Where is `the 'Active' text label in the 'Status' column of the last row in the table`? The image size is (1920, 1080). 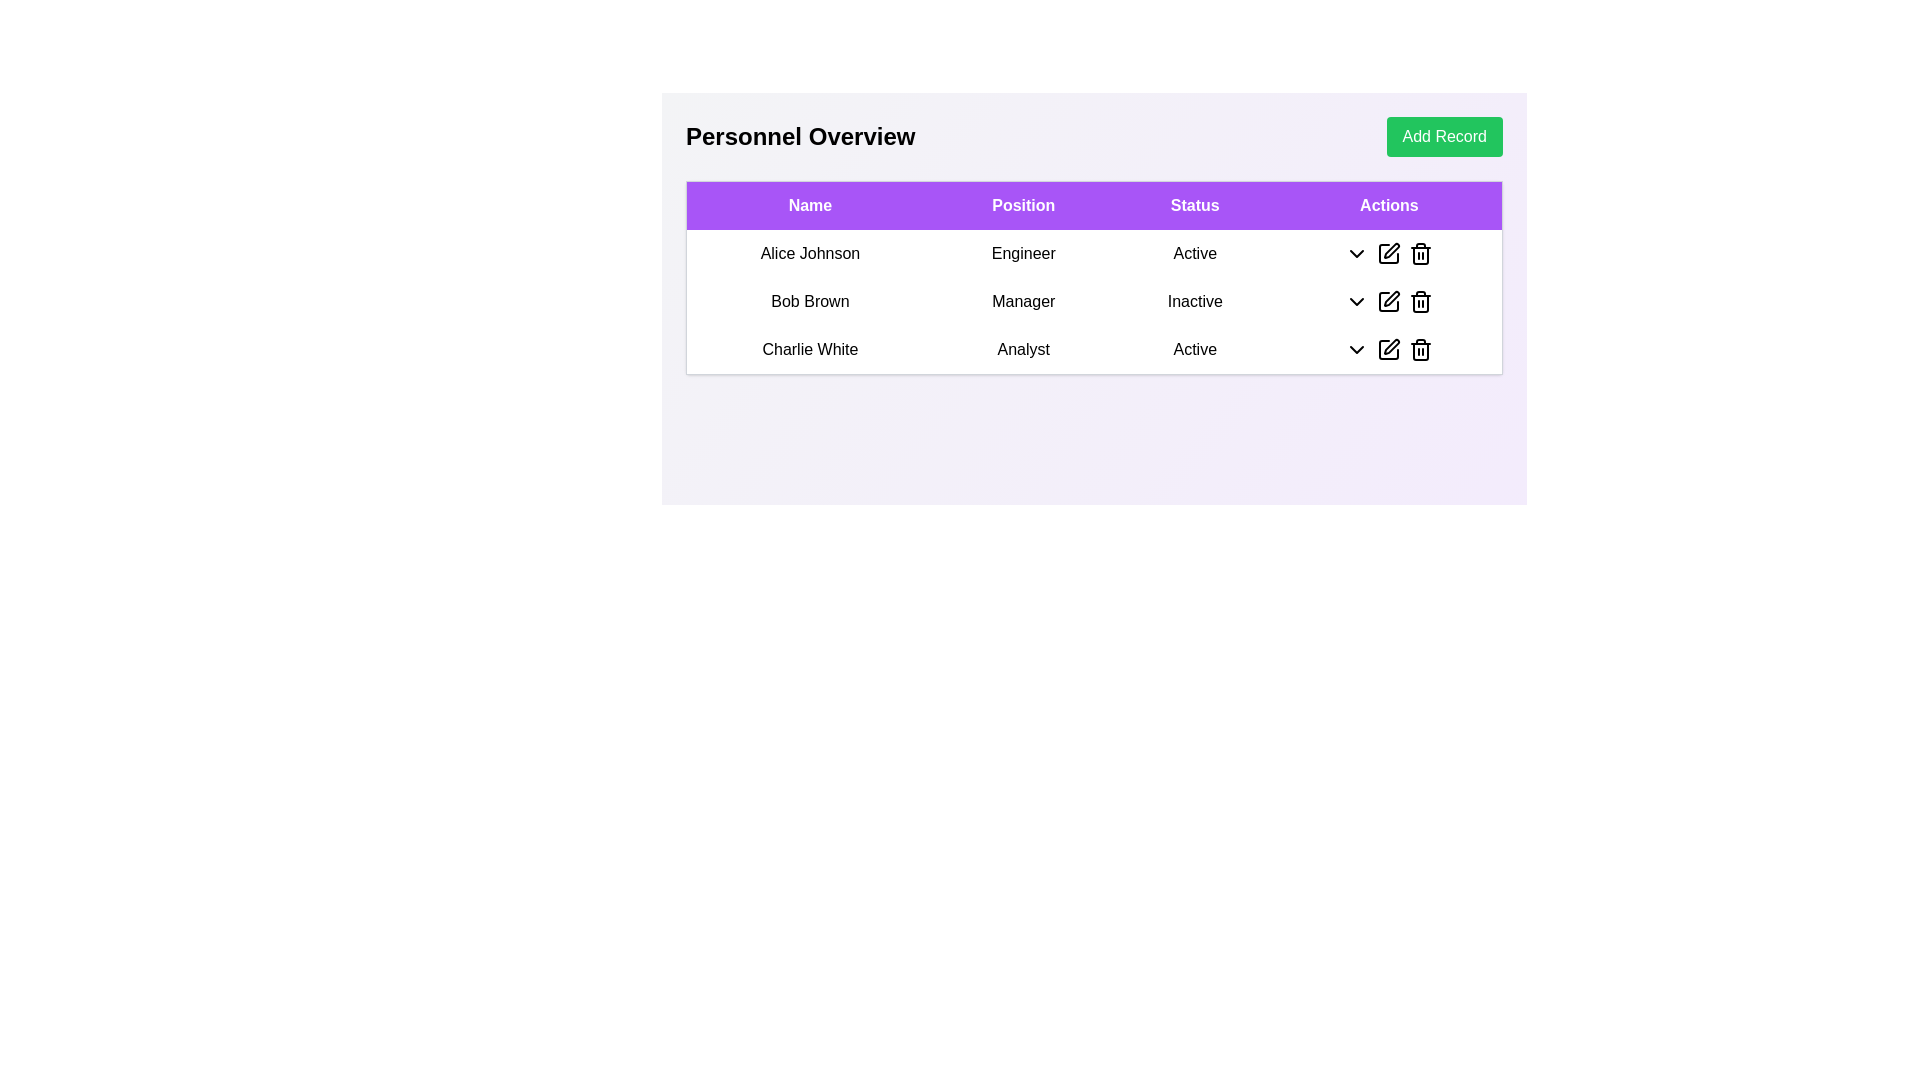 the 'Active' text label in the 'Status' column of the last row in the table is located at coordinates (1195, 349).